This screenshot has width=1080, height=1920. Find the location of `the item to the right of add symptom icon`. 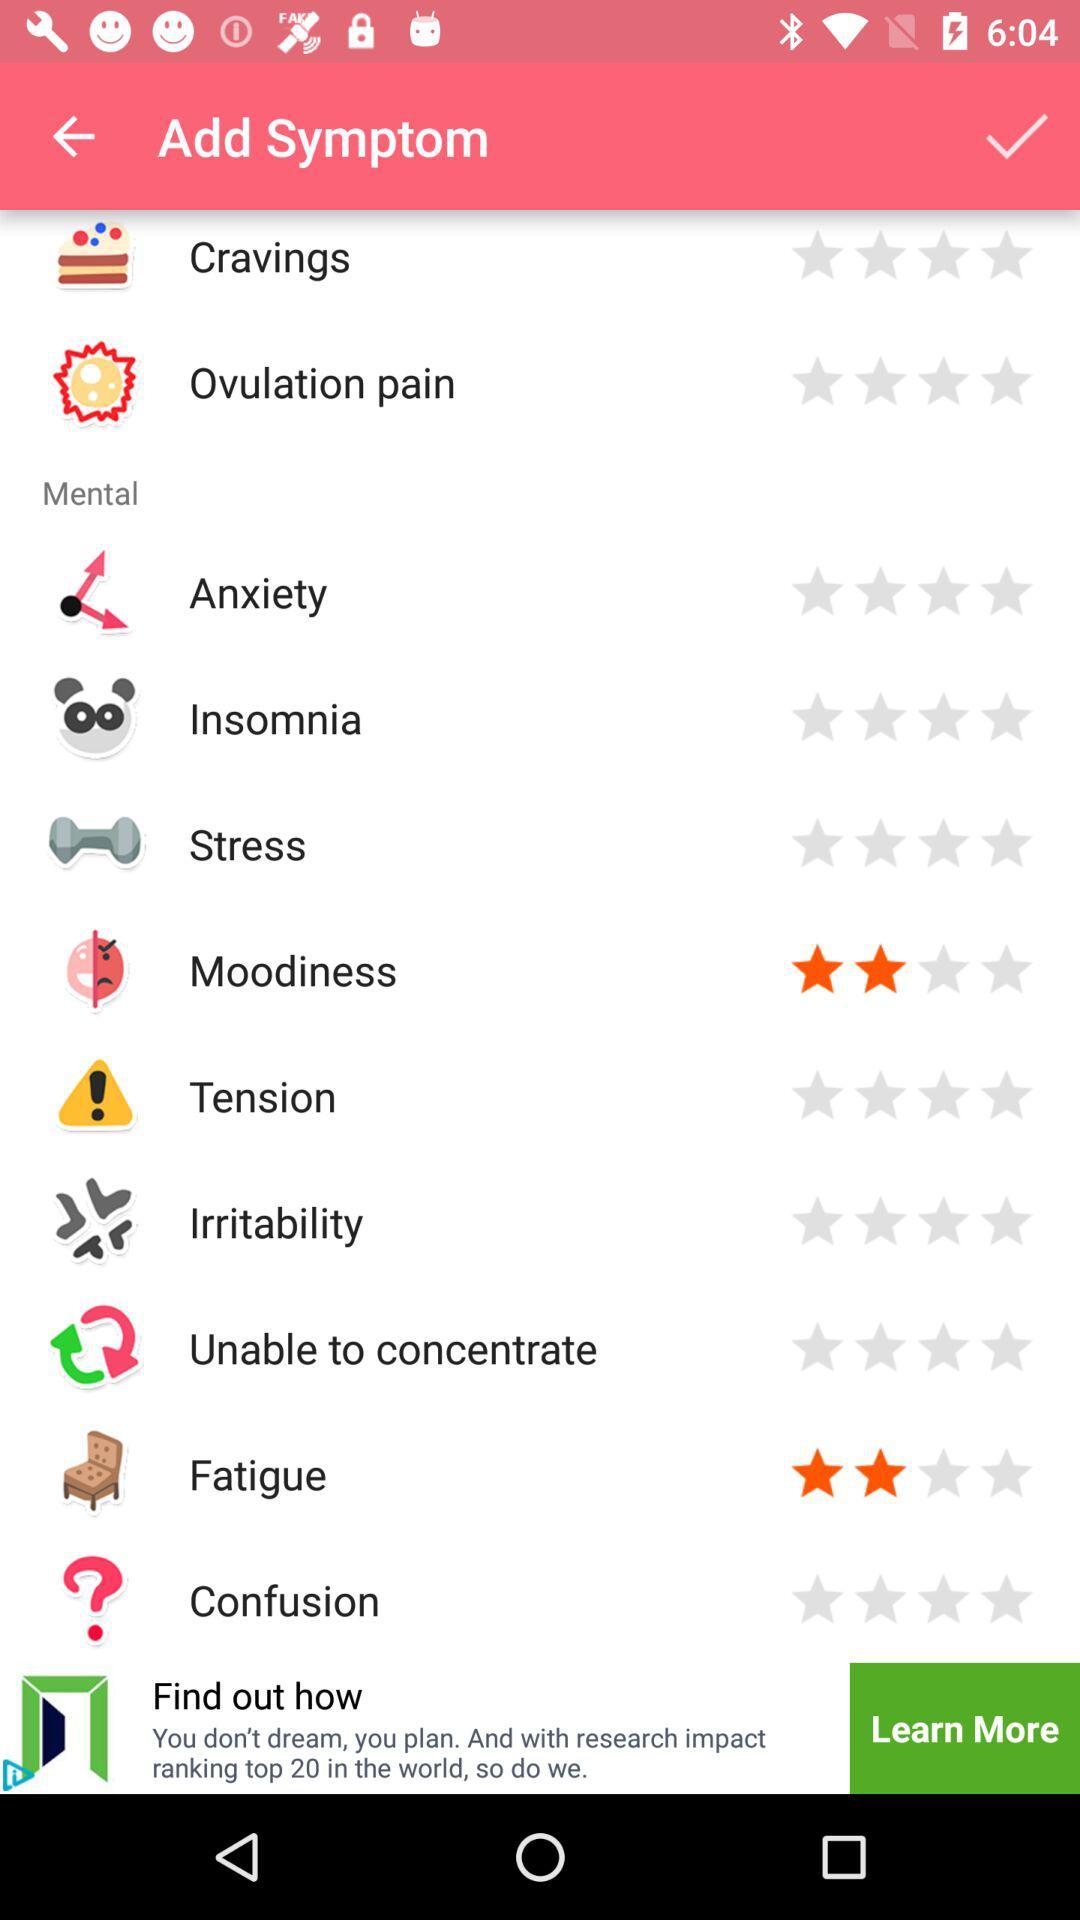

the item to the right of add symptom icon is located at coordinates (1017, 135).